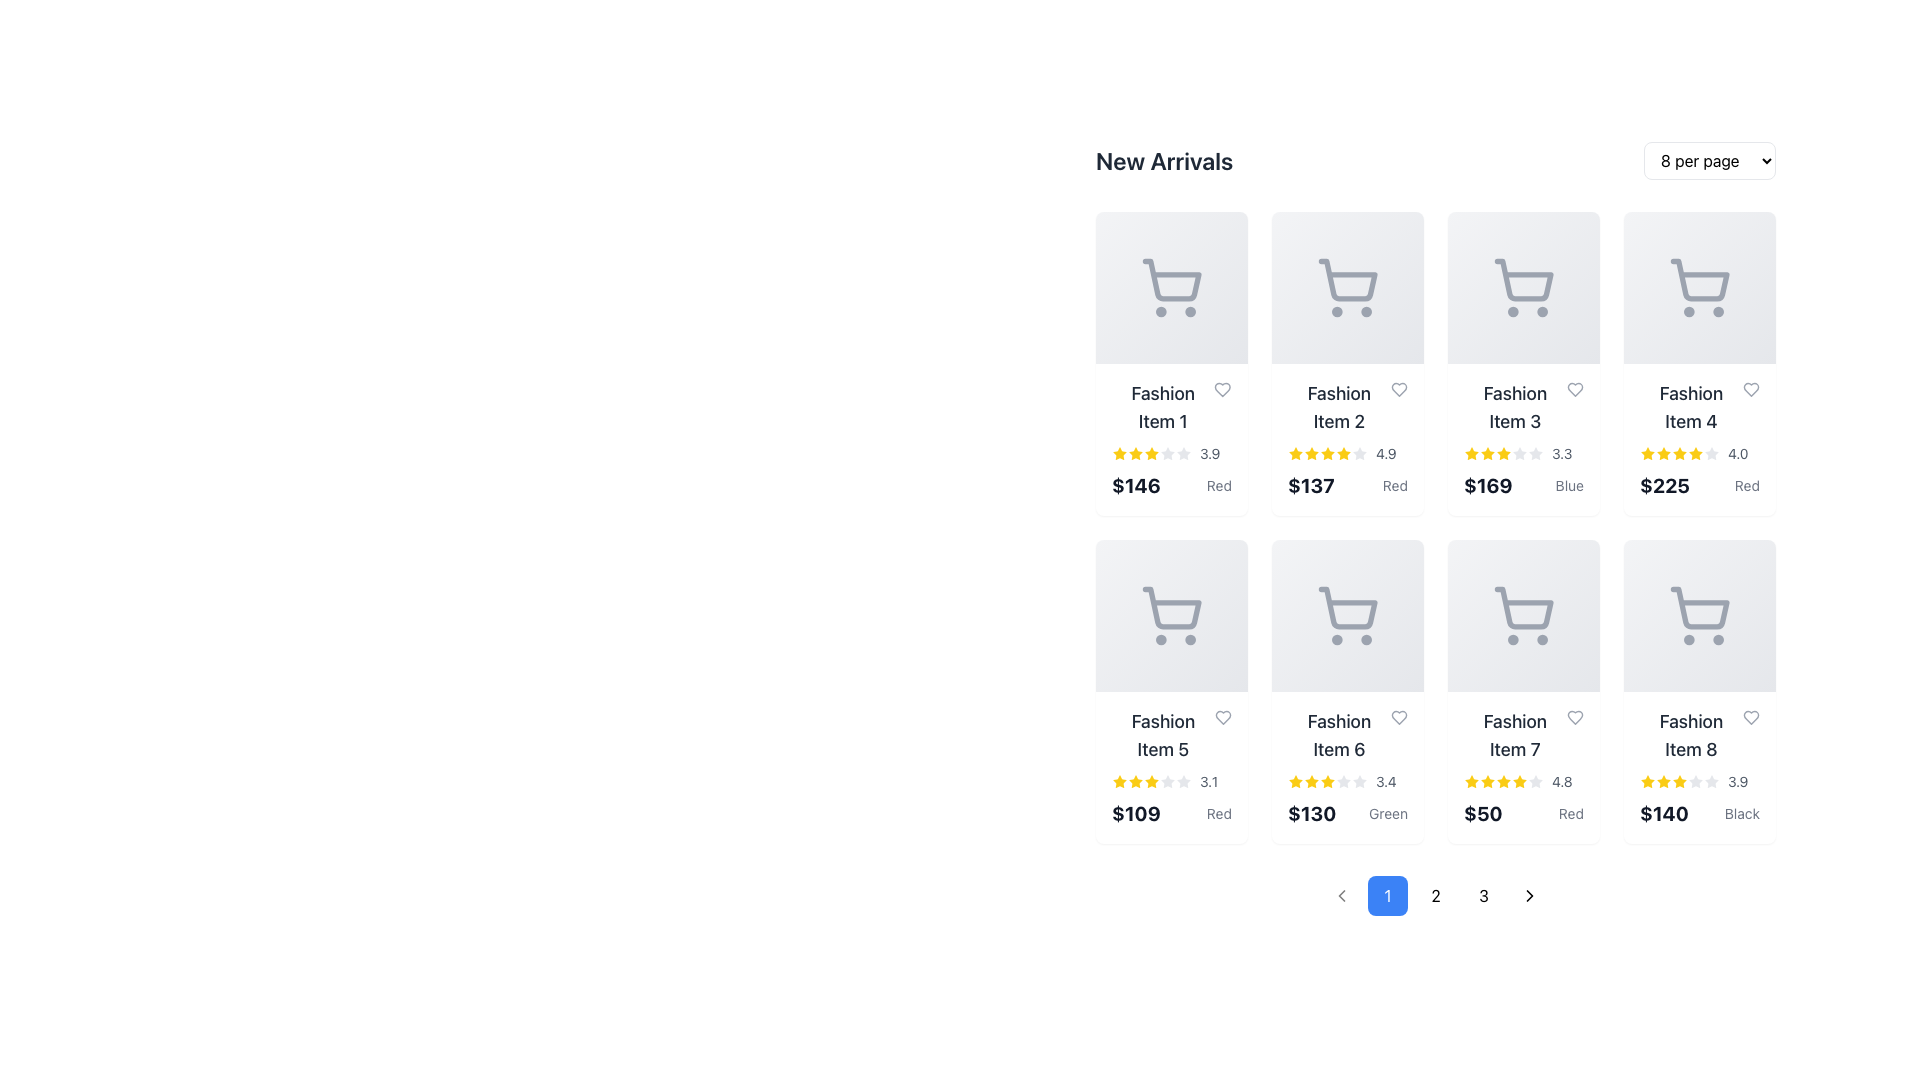  Describe the element at coordinates (1385, 454) in the screenshot. I see `displayed text '4.9' from the text label associated with the rating stars next to 'Fashion Item 2' in the 'New Arrivals' section` at that location.